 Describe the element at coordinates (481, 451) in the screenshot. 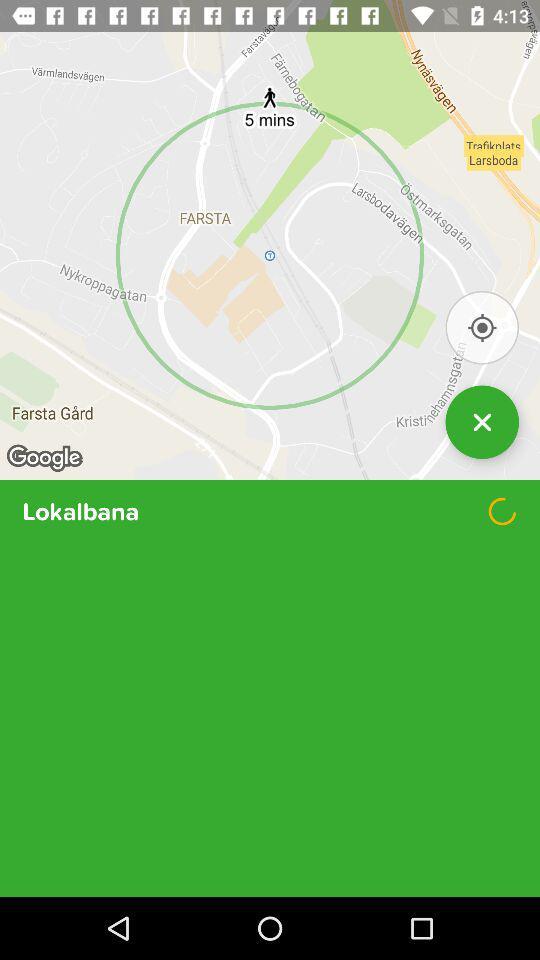

I see `the close icon` at that location.